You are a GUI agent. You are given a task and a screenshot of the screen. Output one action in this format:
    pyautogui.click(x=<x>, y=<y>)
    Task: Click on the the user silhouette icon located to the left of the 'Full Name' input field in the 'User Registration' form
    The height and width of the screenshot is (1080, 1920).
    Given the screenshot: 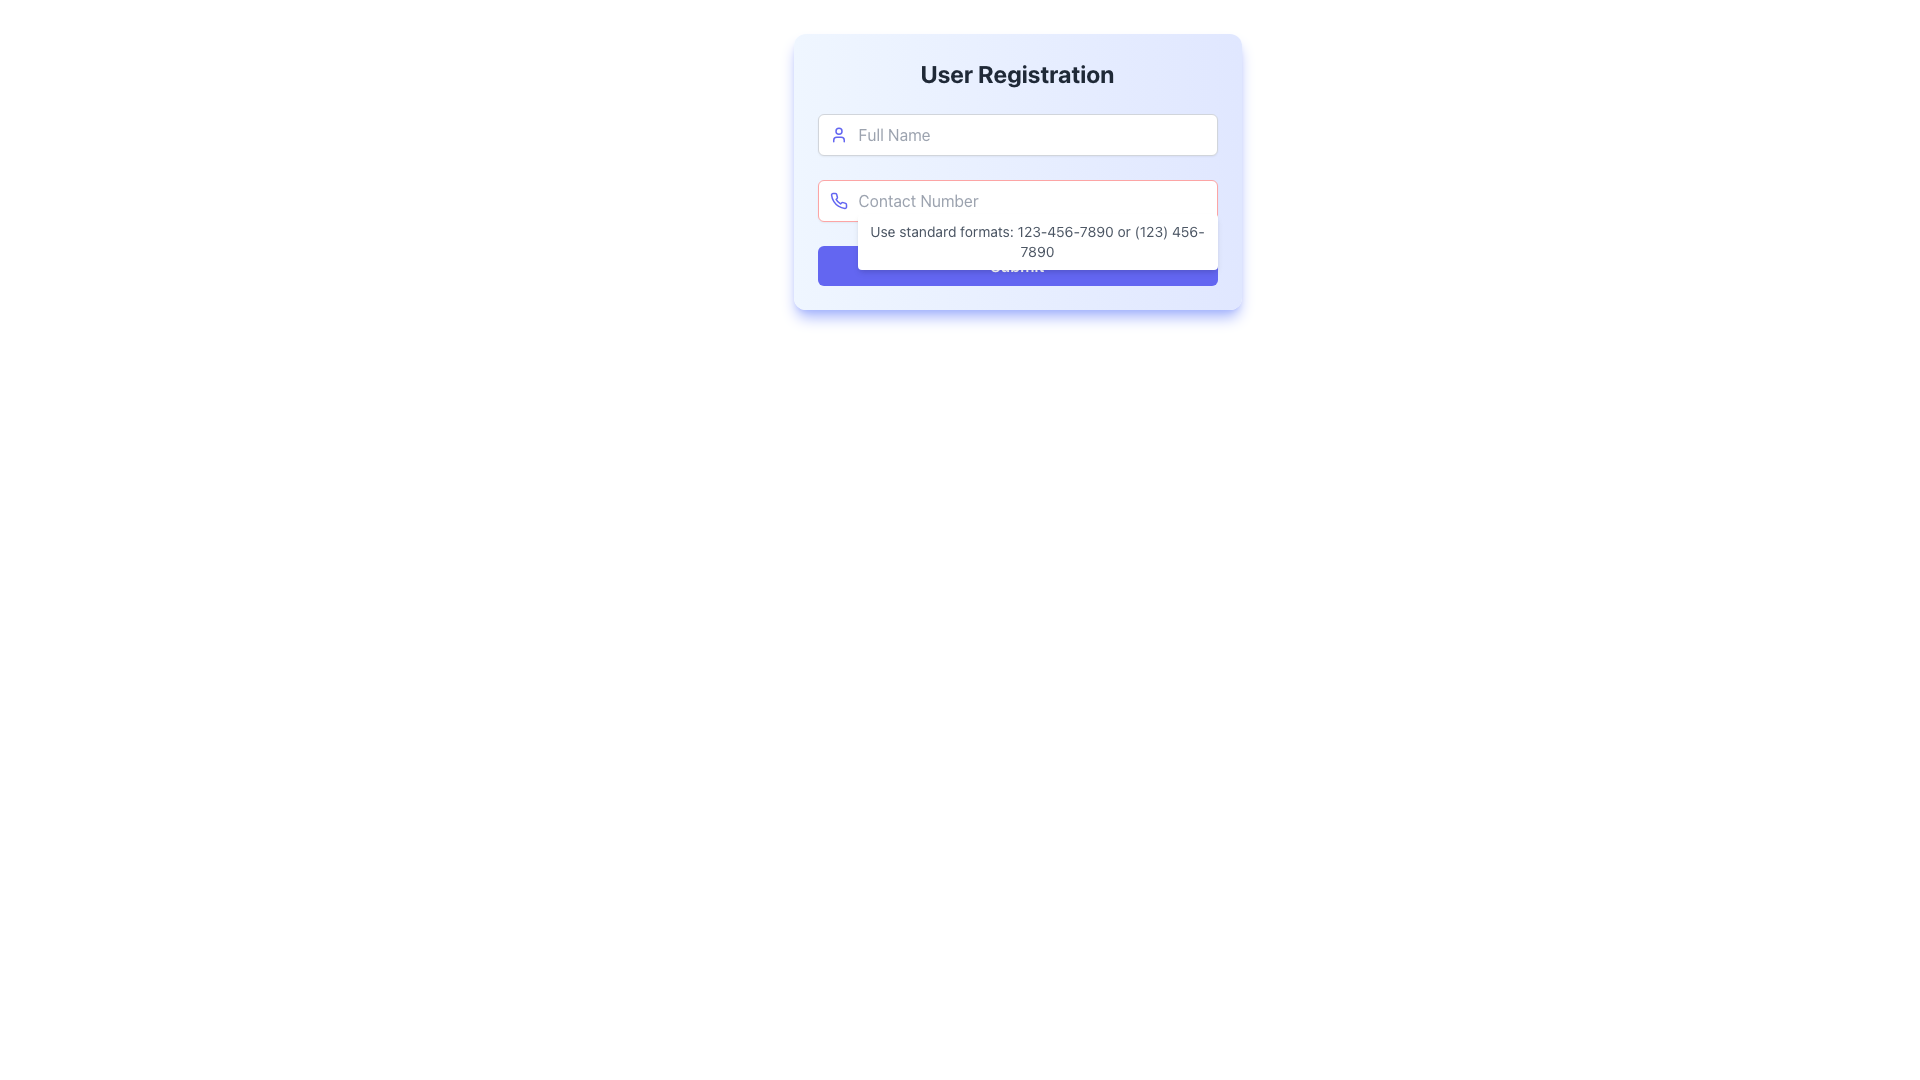 What is the action you would take?
    pyautogui.click(x=838, y=135)
    